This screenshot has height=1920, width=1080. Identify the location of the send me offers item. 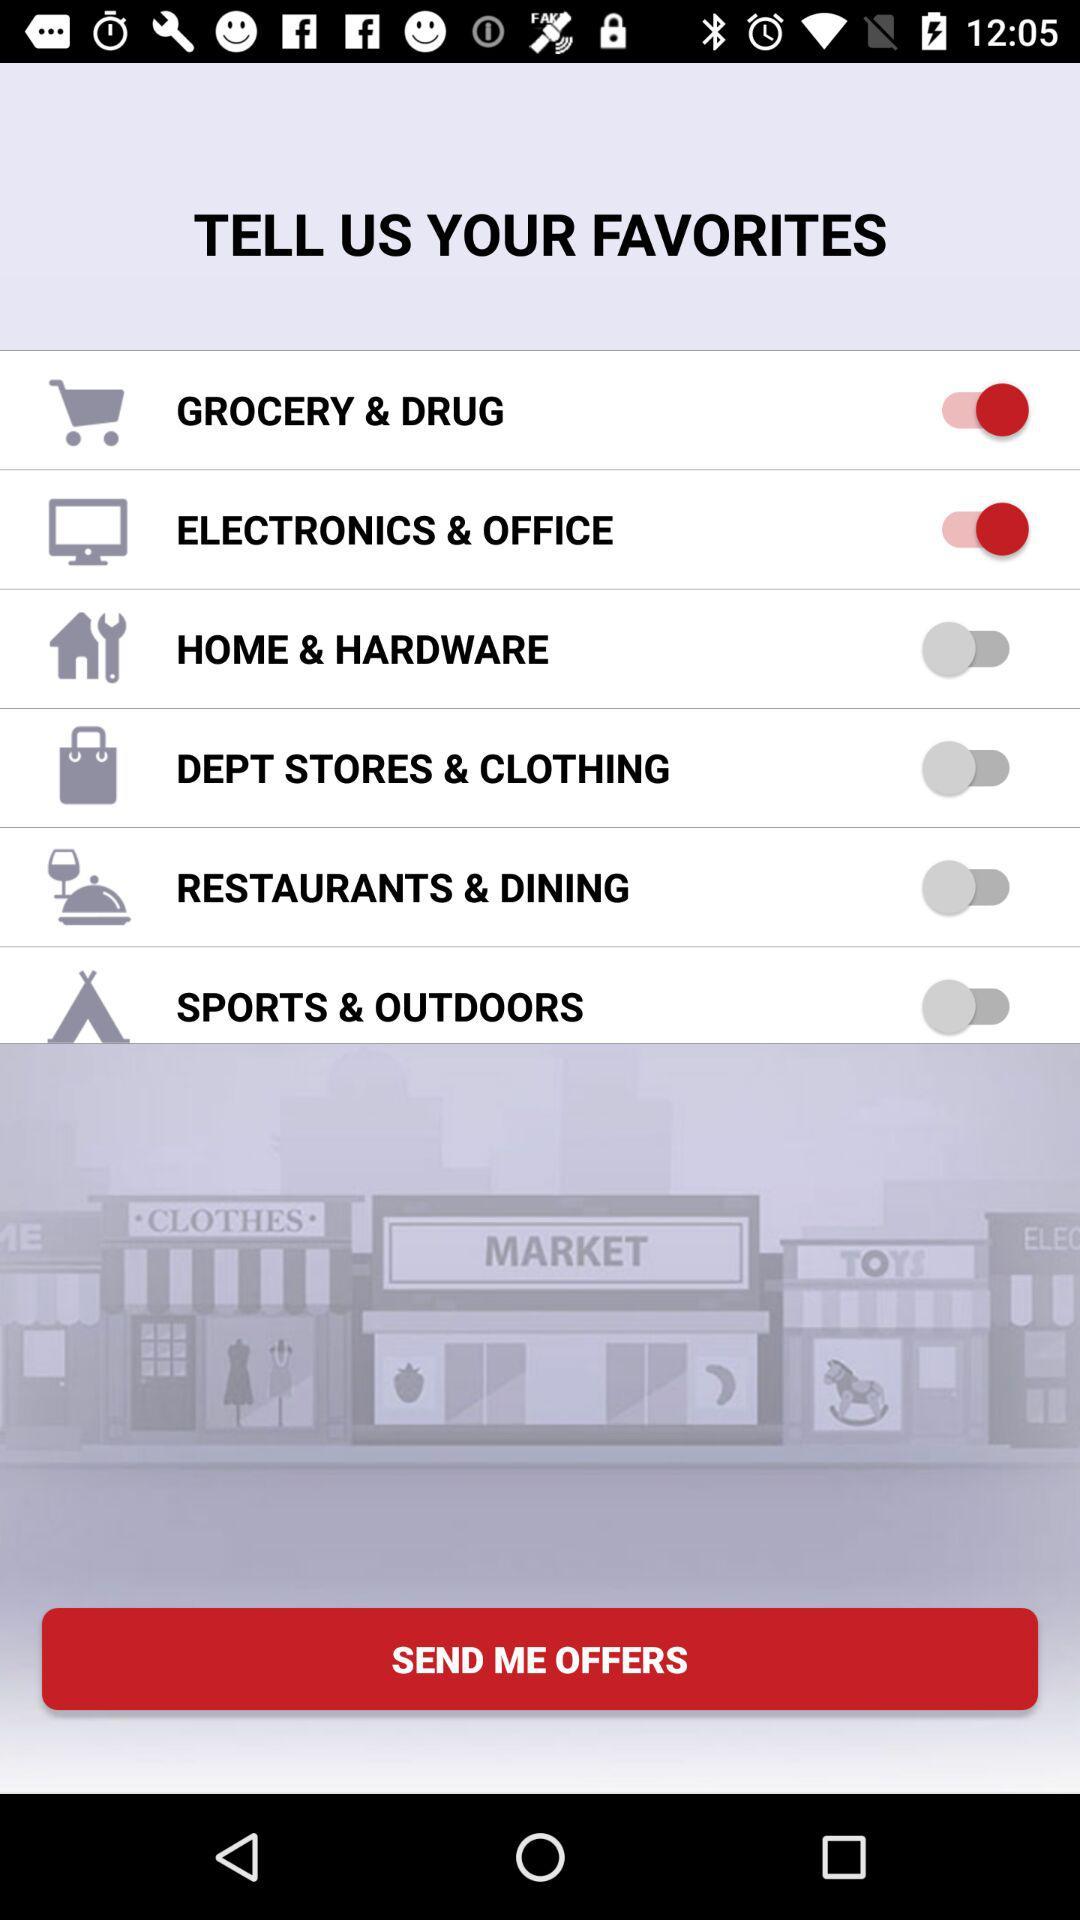
(540, 1659).